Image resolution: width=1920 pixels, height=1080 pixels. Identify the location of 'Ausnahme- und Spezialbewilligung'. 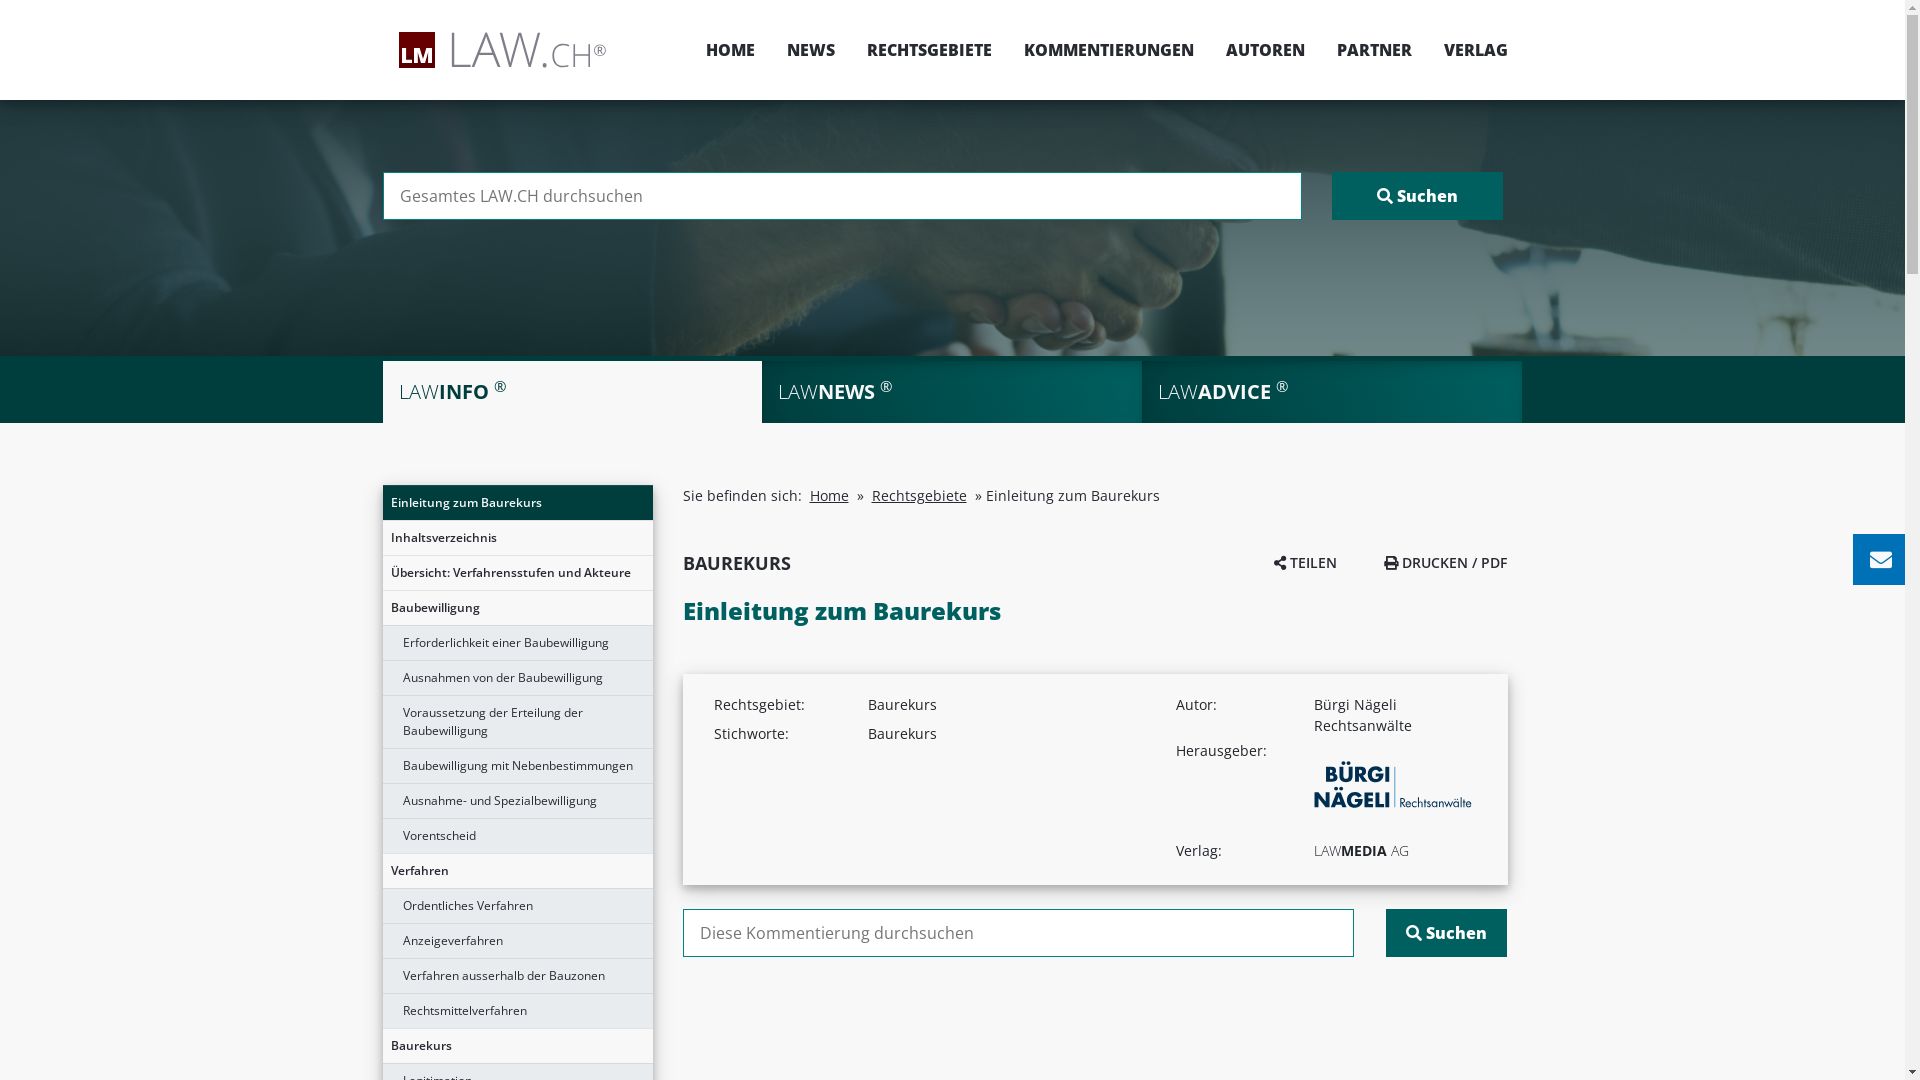
(517, 800).